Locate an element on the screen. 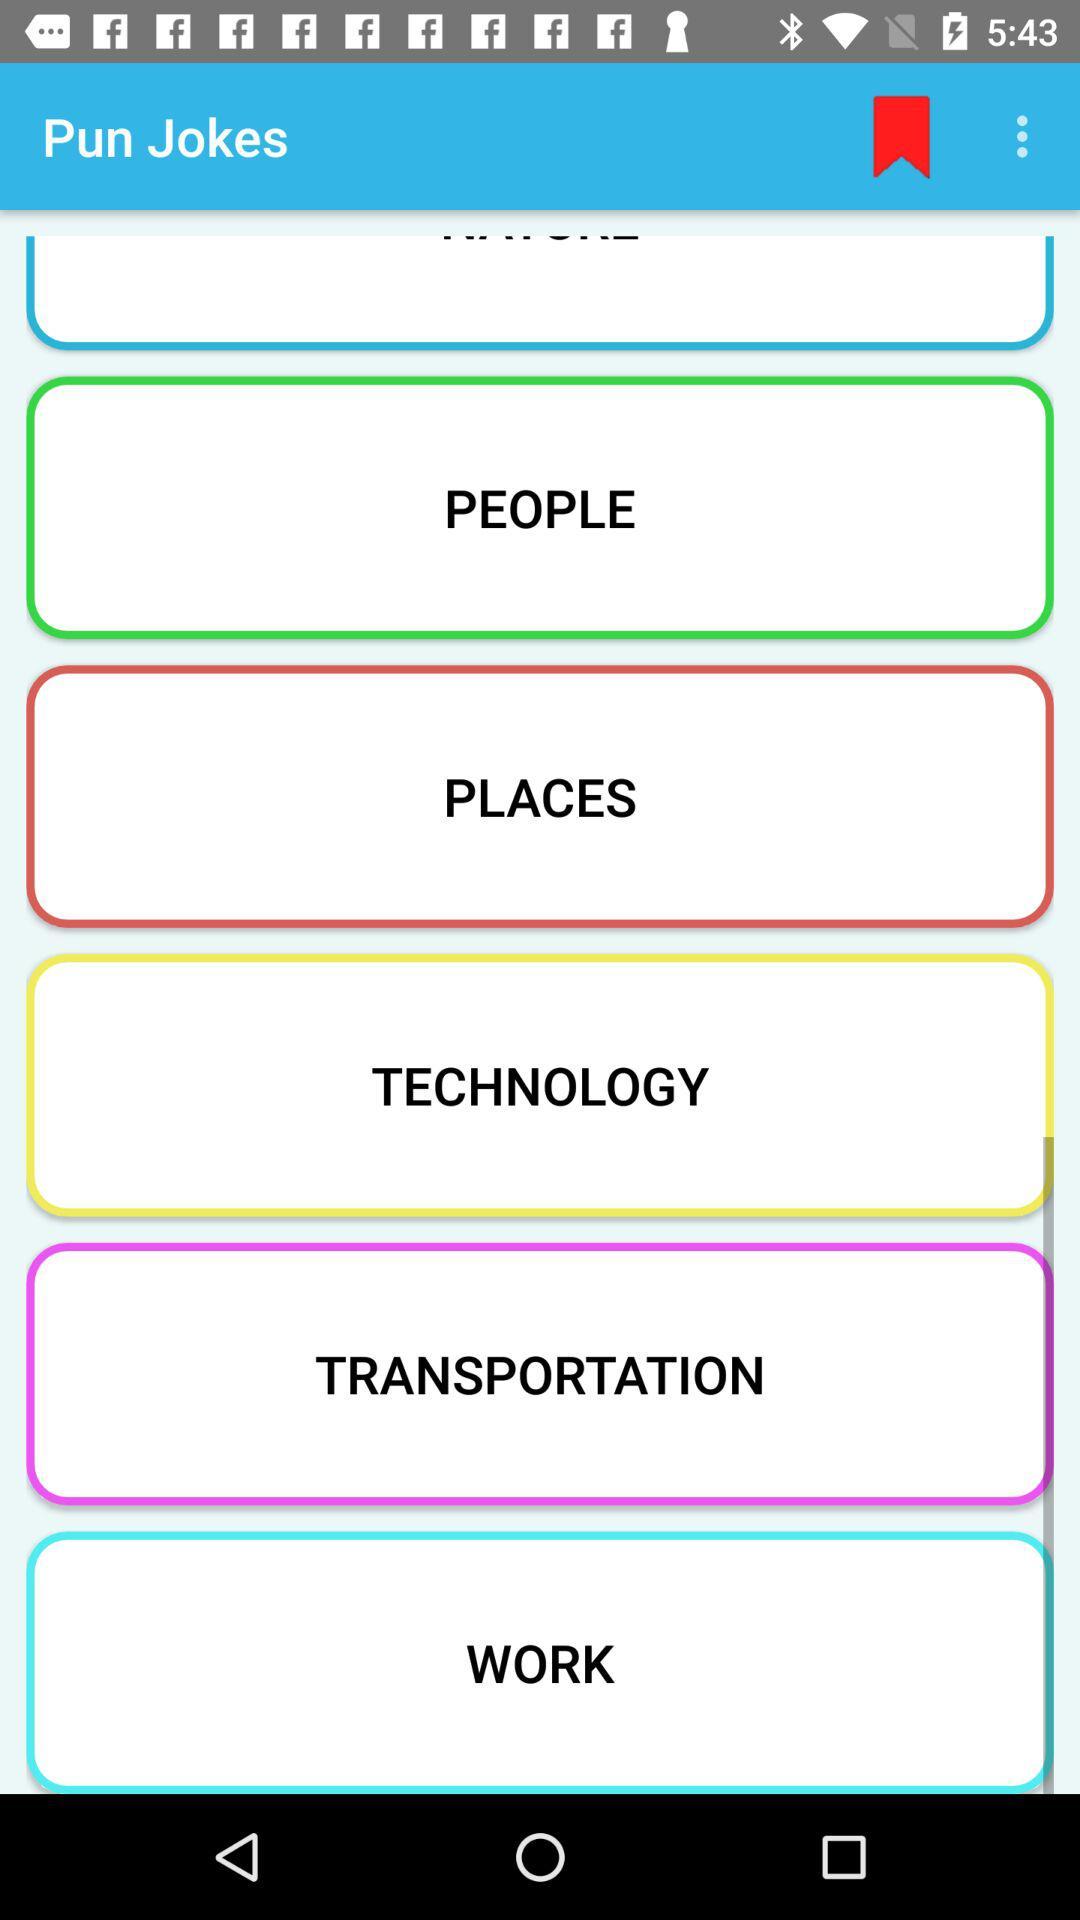 This screenshot has height=1920, width=1080. app next to the pun jokes app is located at coordinates (901, 135).